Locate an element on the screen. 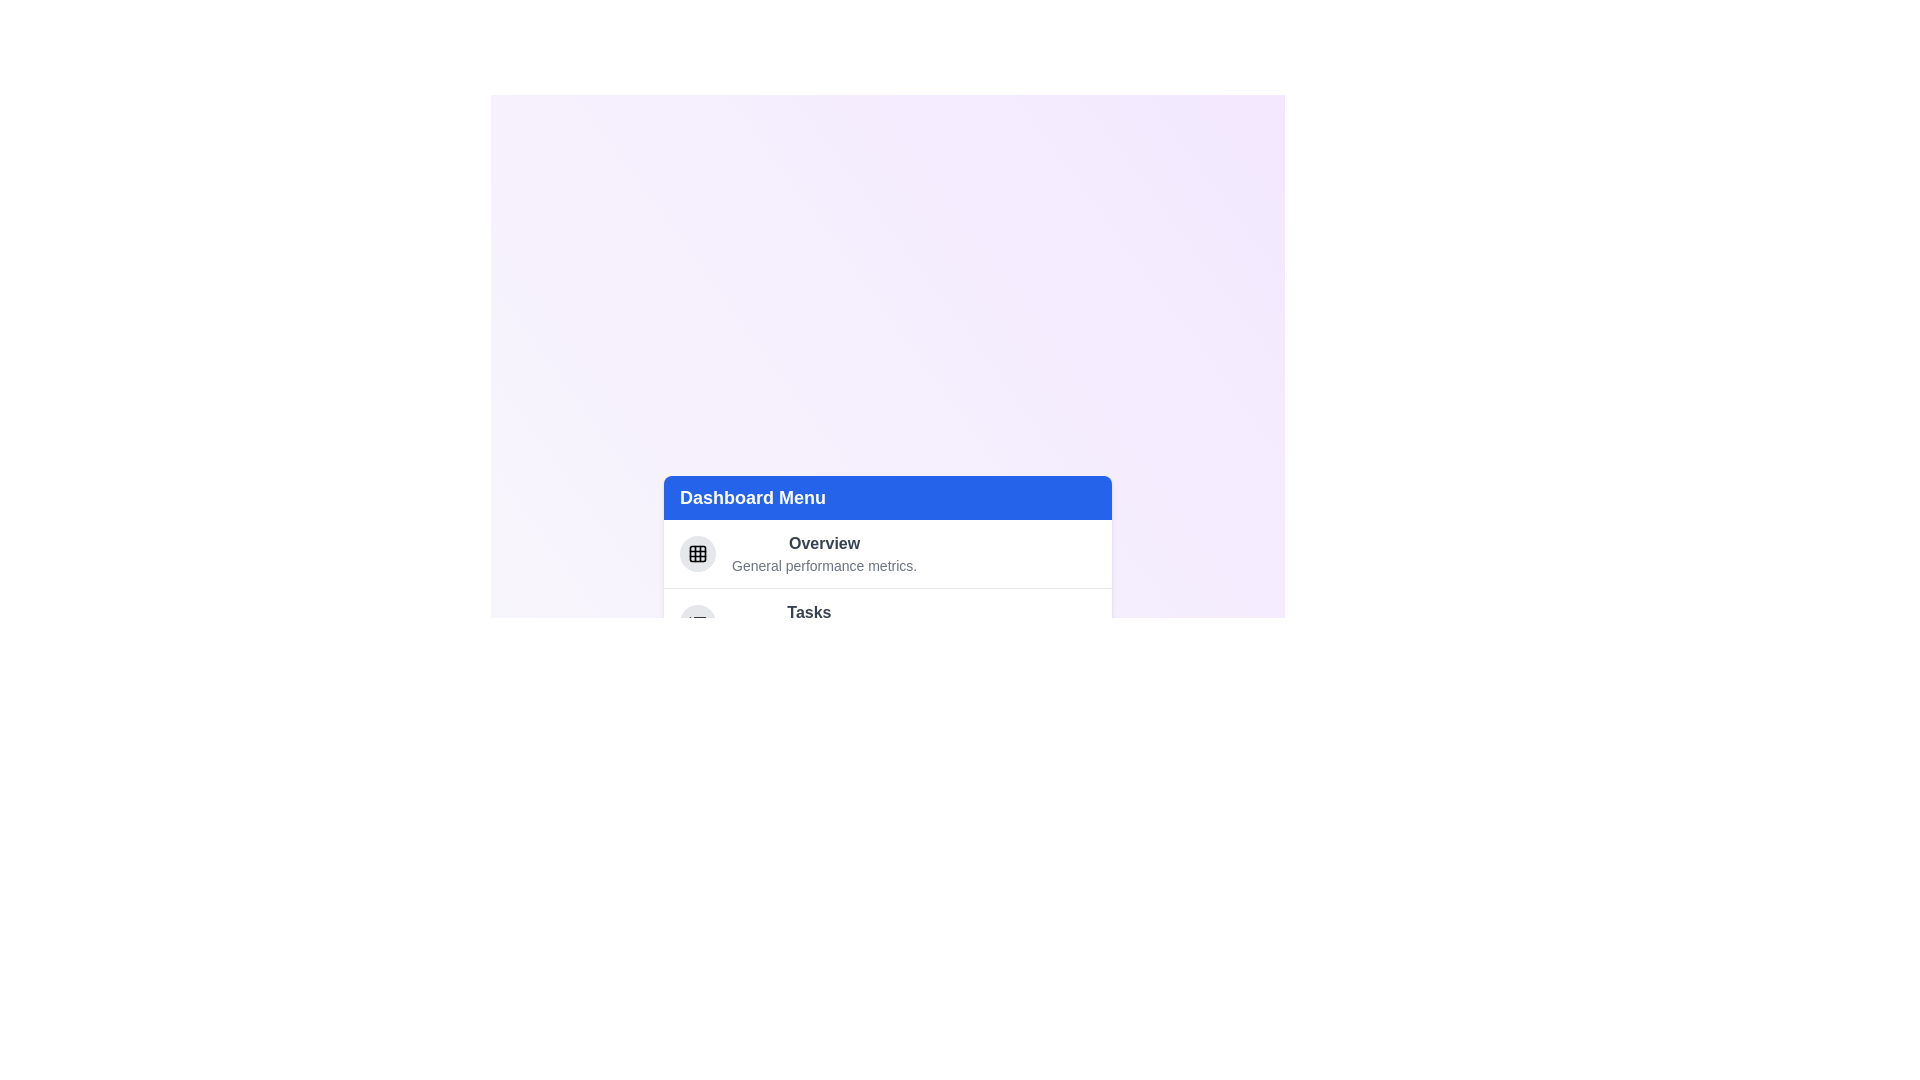 This screenshot has height=1080, width=1920. the menu item Overview to inspect its icon and description is located at coordinates (697, 553).